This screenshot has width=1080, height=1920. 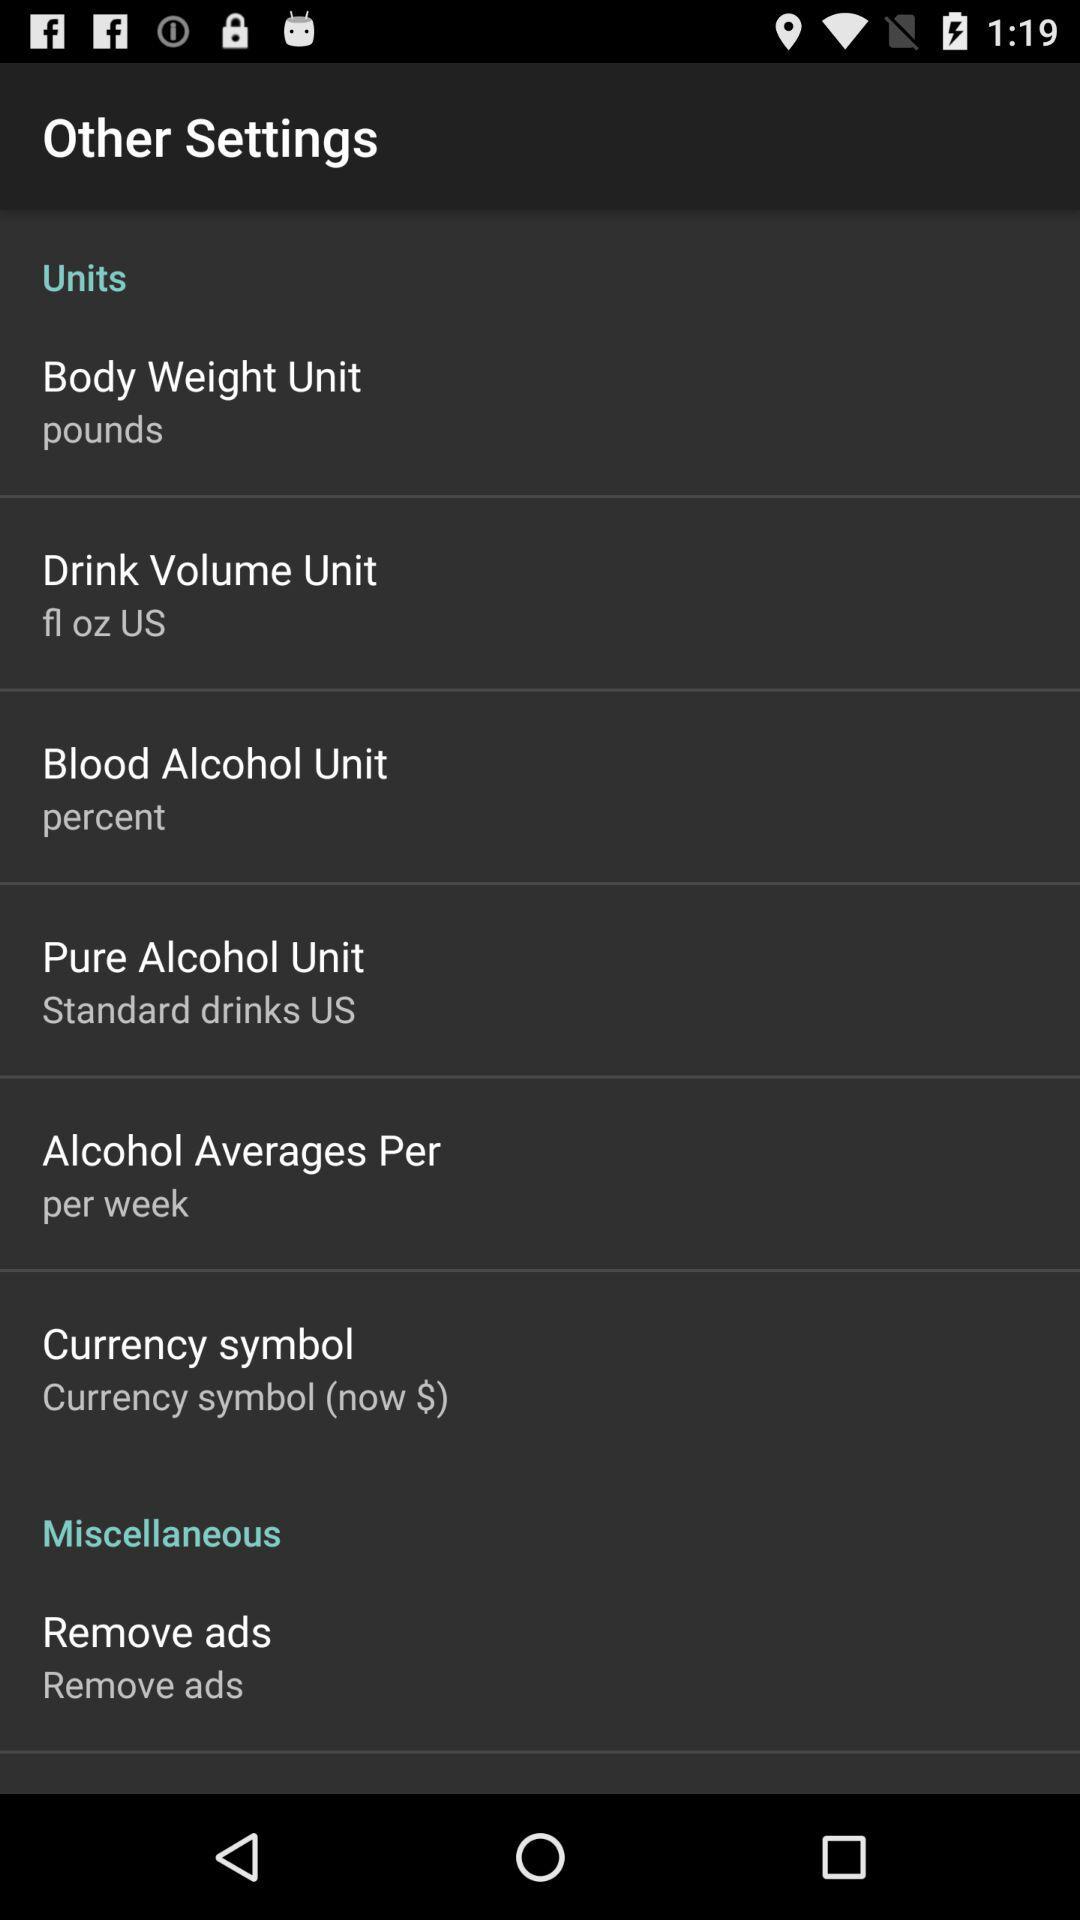 I want to click on the miscellaneous icon, so click(x=540, y=1511).